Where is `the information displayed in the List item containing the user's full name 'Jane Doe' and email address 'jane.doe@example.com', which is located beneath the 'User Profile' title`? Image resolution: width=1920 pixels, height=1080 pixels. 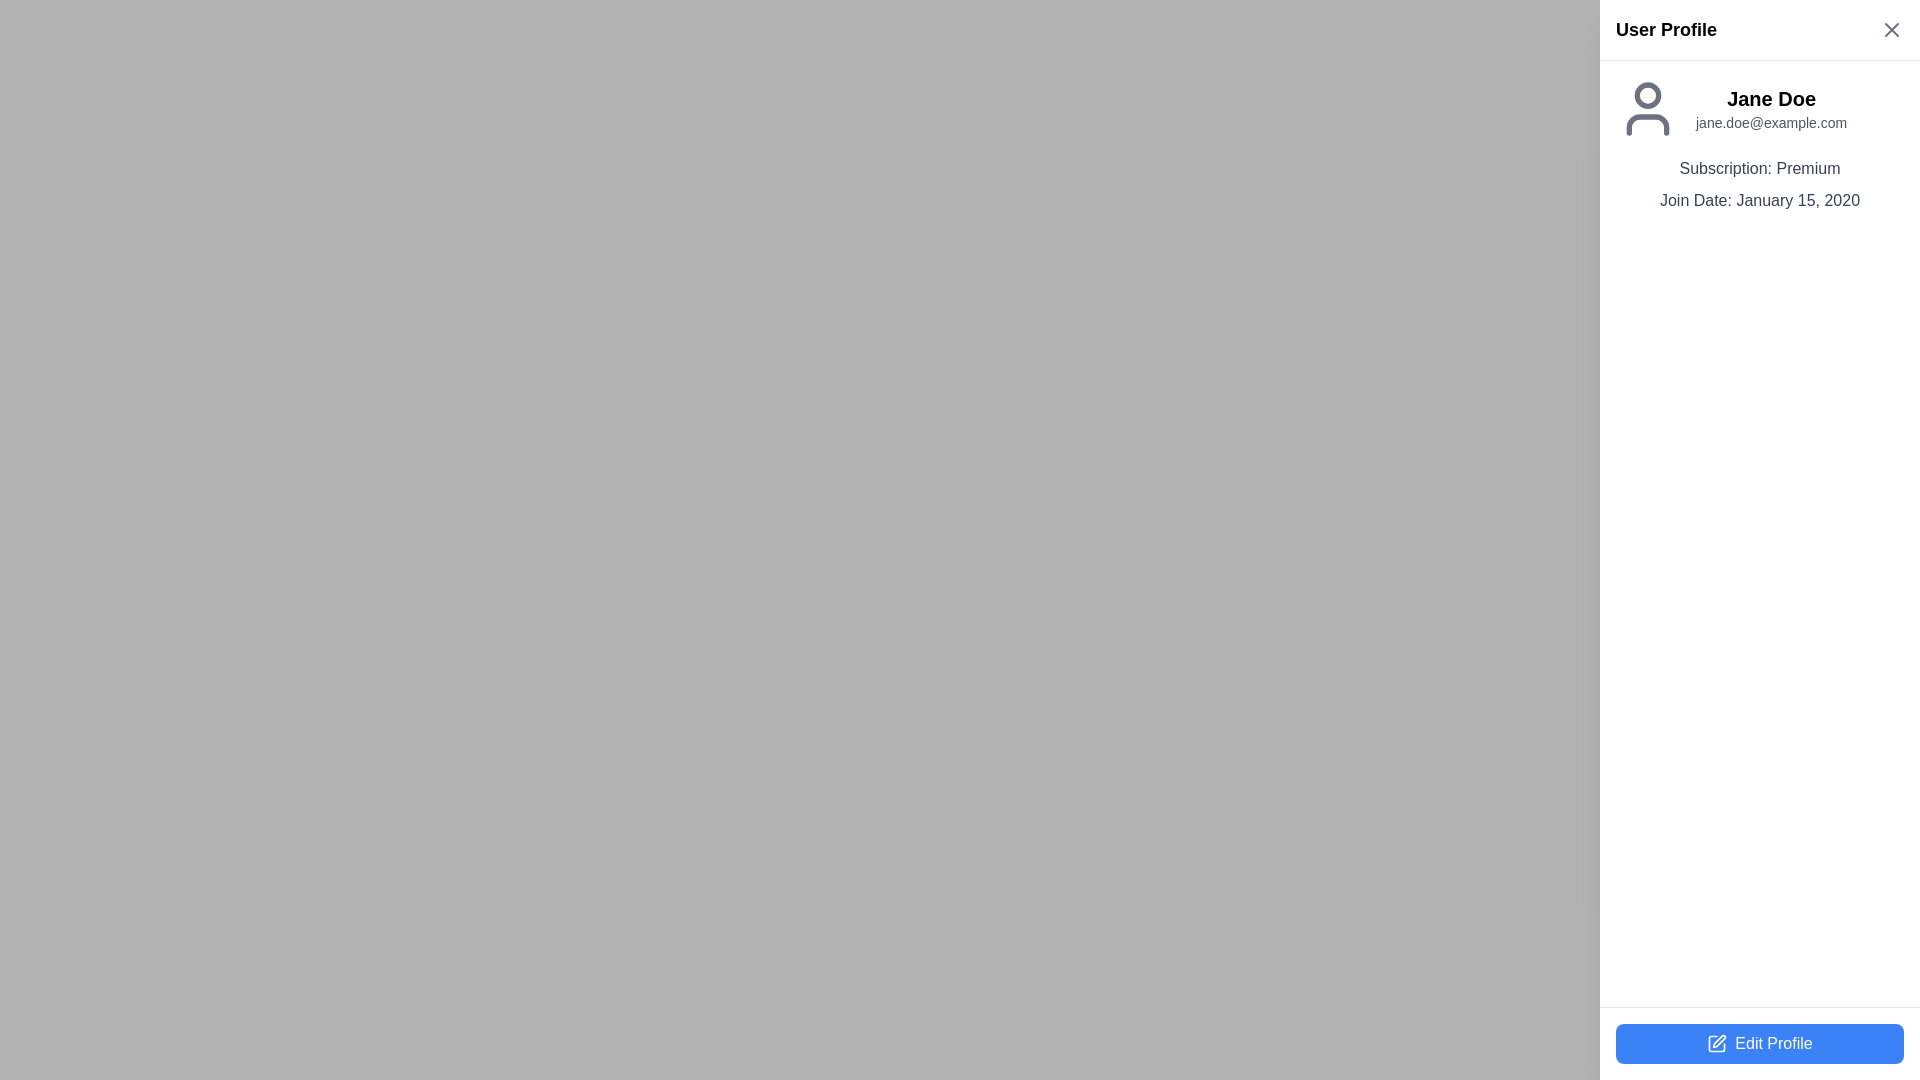
the information displayed in the List item containing the user's full name 'Jane Doe' and email address 'jane.doe@example.com', which is located beneath the 'User Profile' title is located at coordinates (1760, 108).